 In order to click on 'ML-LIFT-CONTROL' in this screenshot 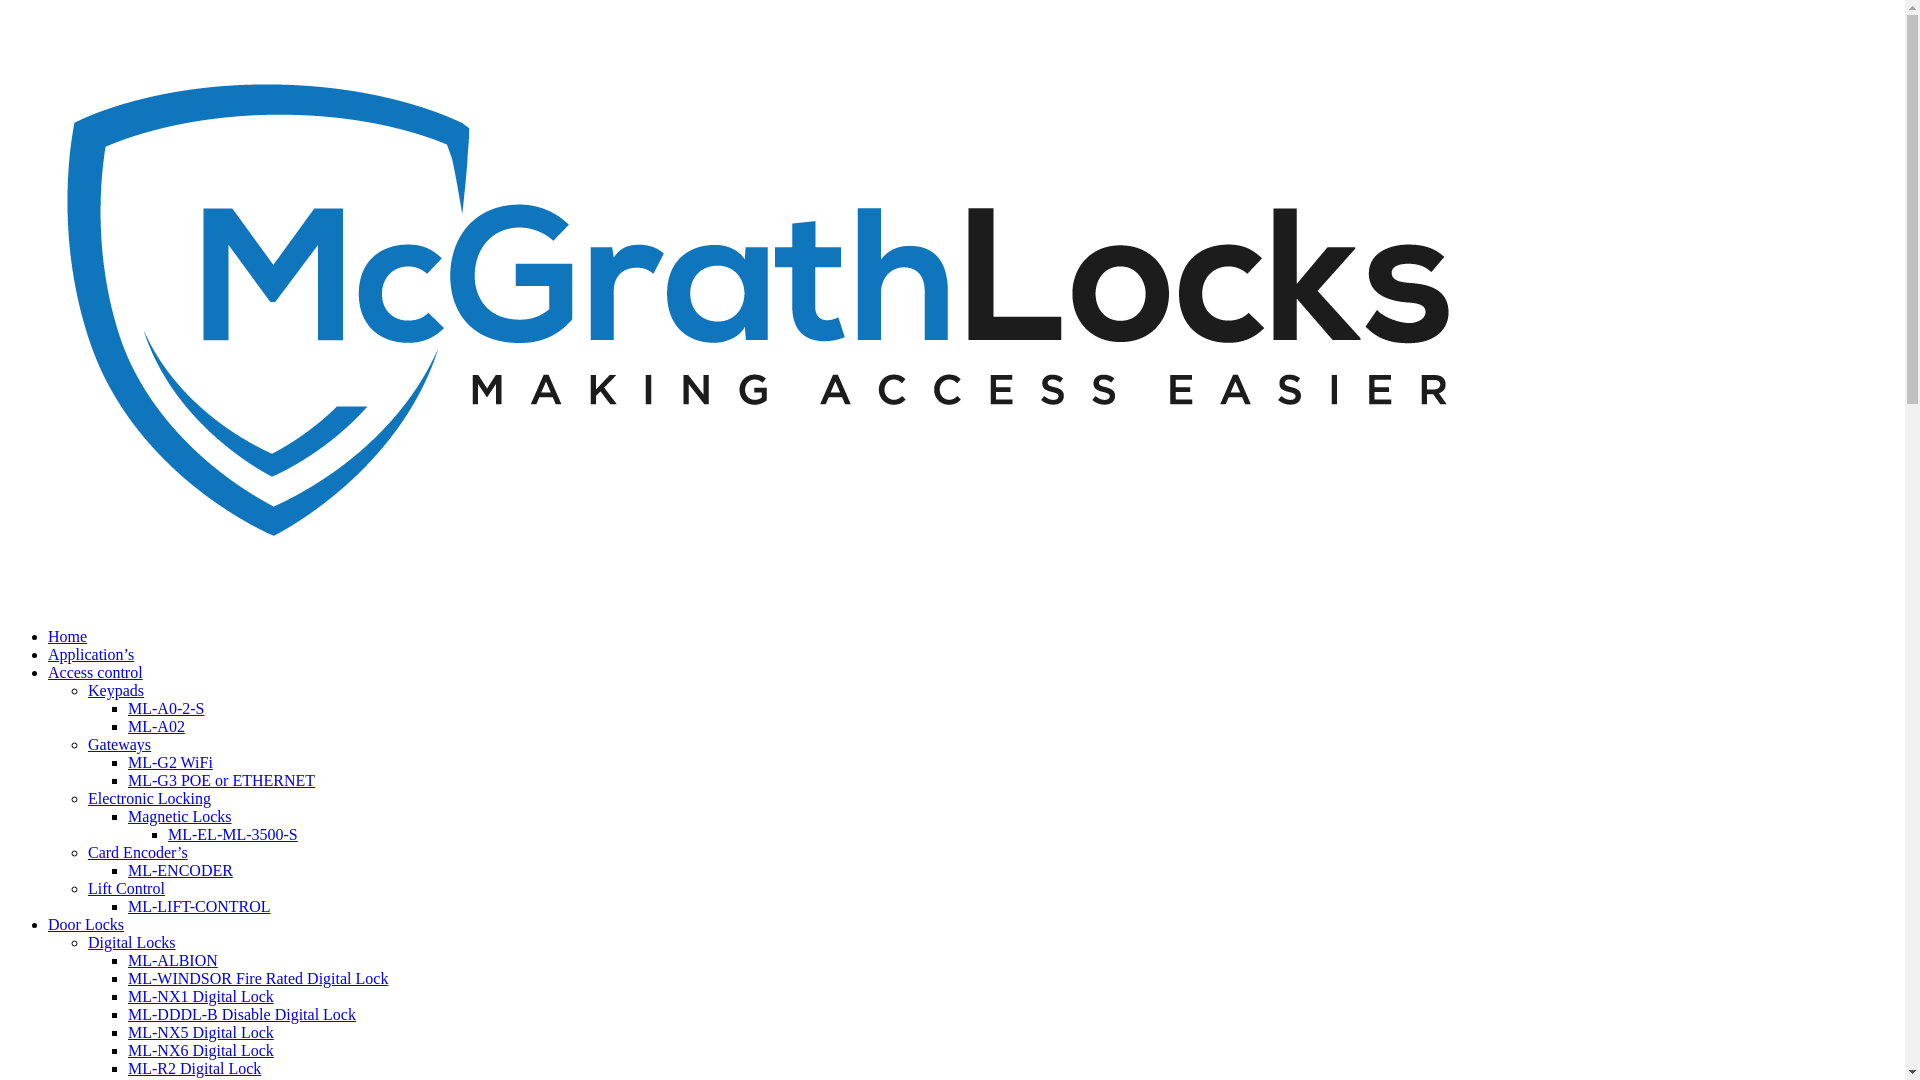, I will do `click(127, 906)`.